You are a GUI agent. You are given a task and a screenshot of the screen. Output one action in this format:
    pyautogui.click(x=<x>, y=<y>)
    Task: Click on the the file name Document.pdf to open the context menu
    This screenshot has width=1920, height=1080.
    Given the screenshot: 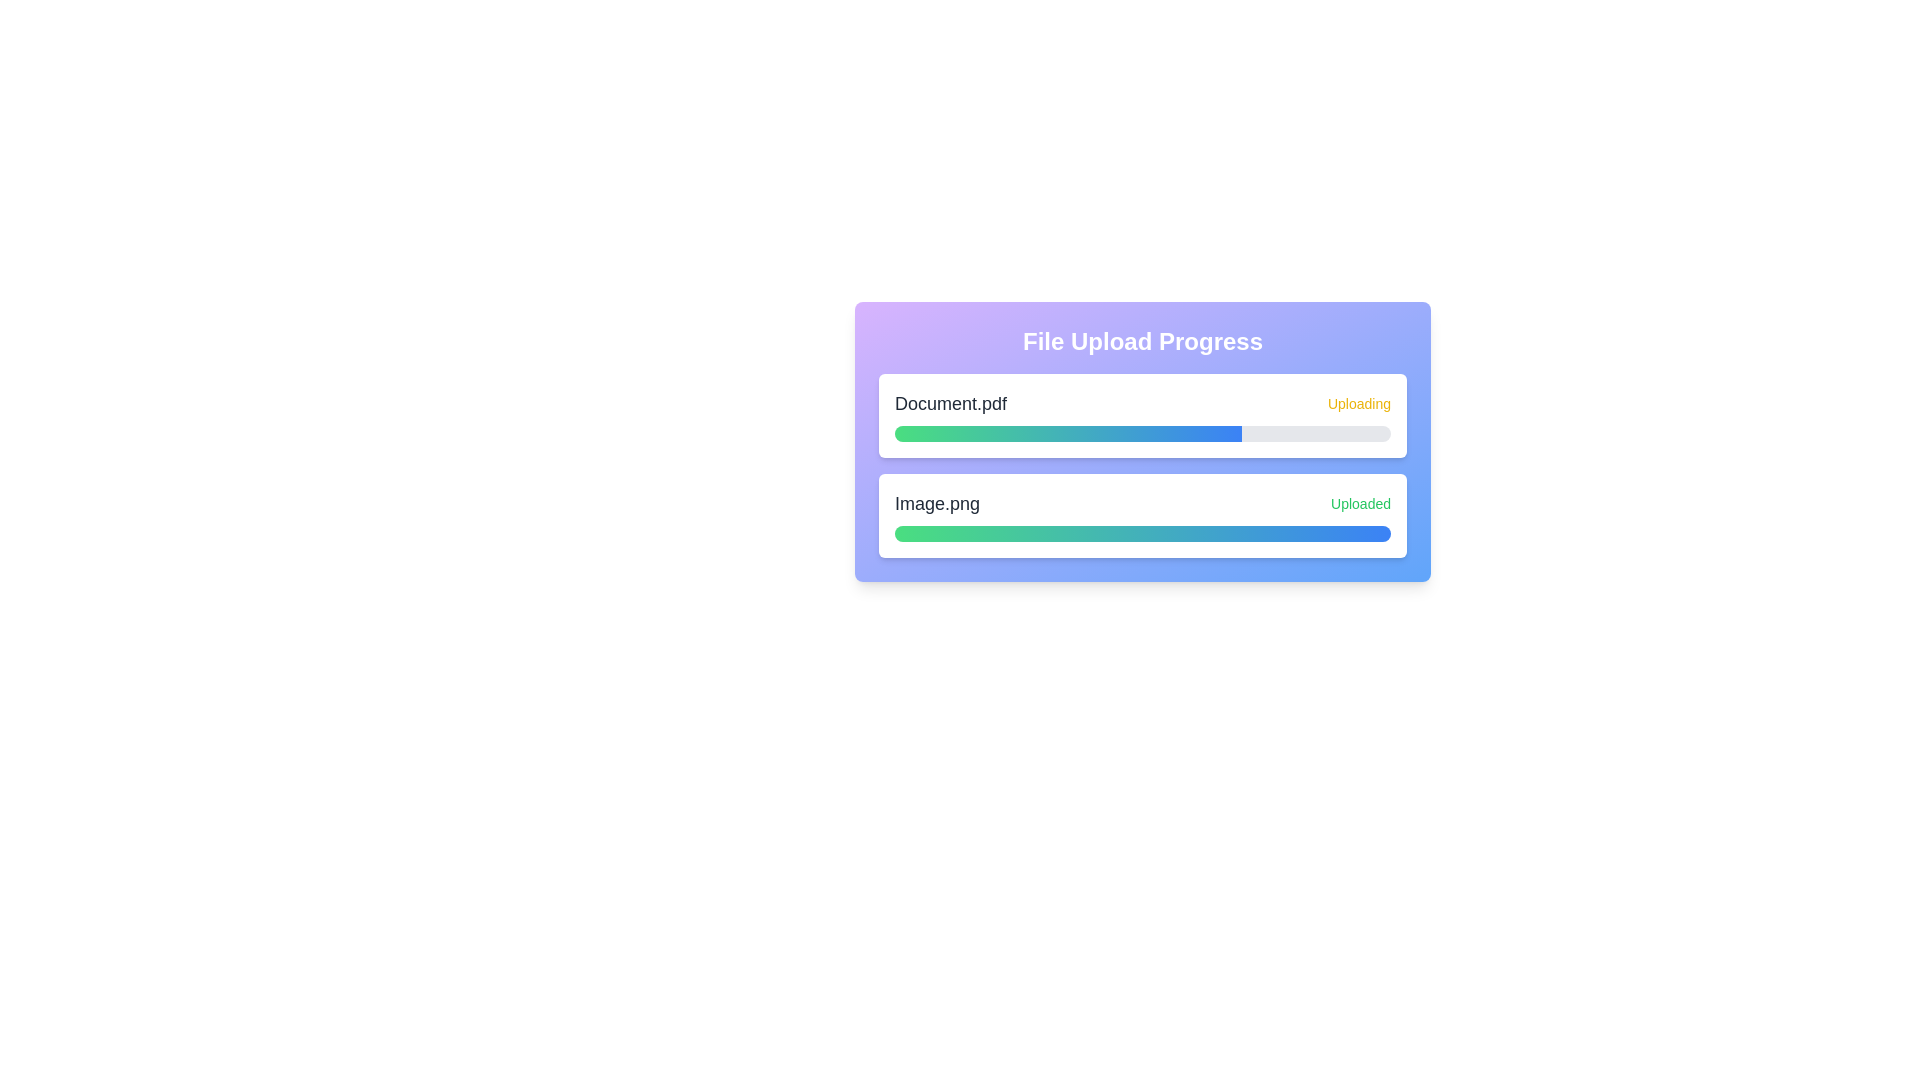 What is the action you would take?
    pyautogui.click(x=949, y=404)
    